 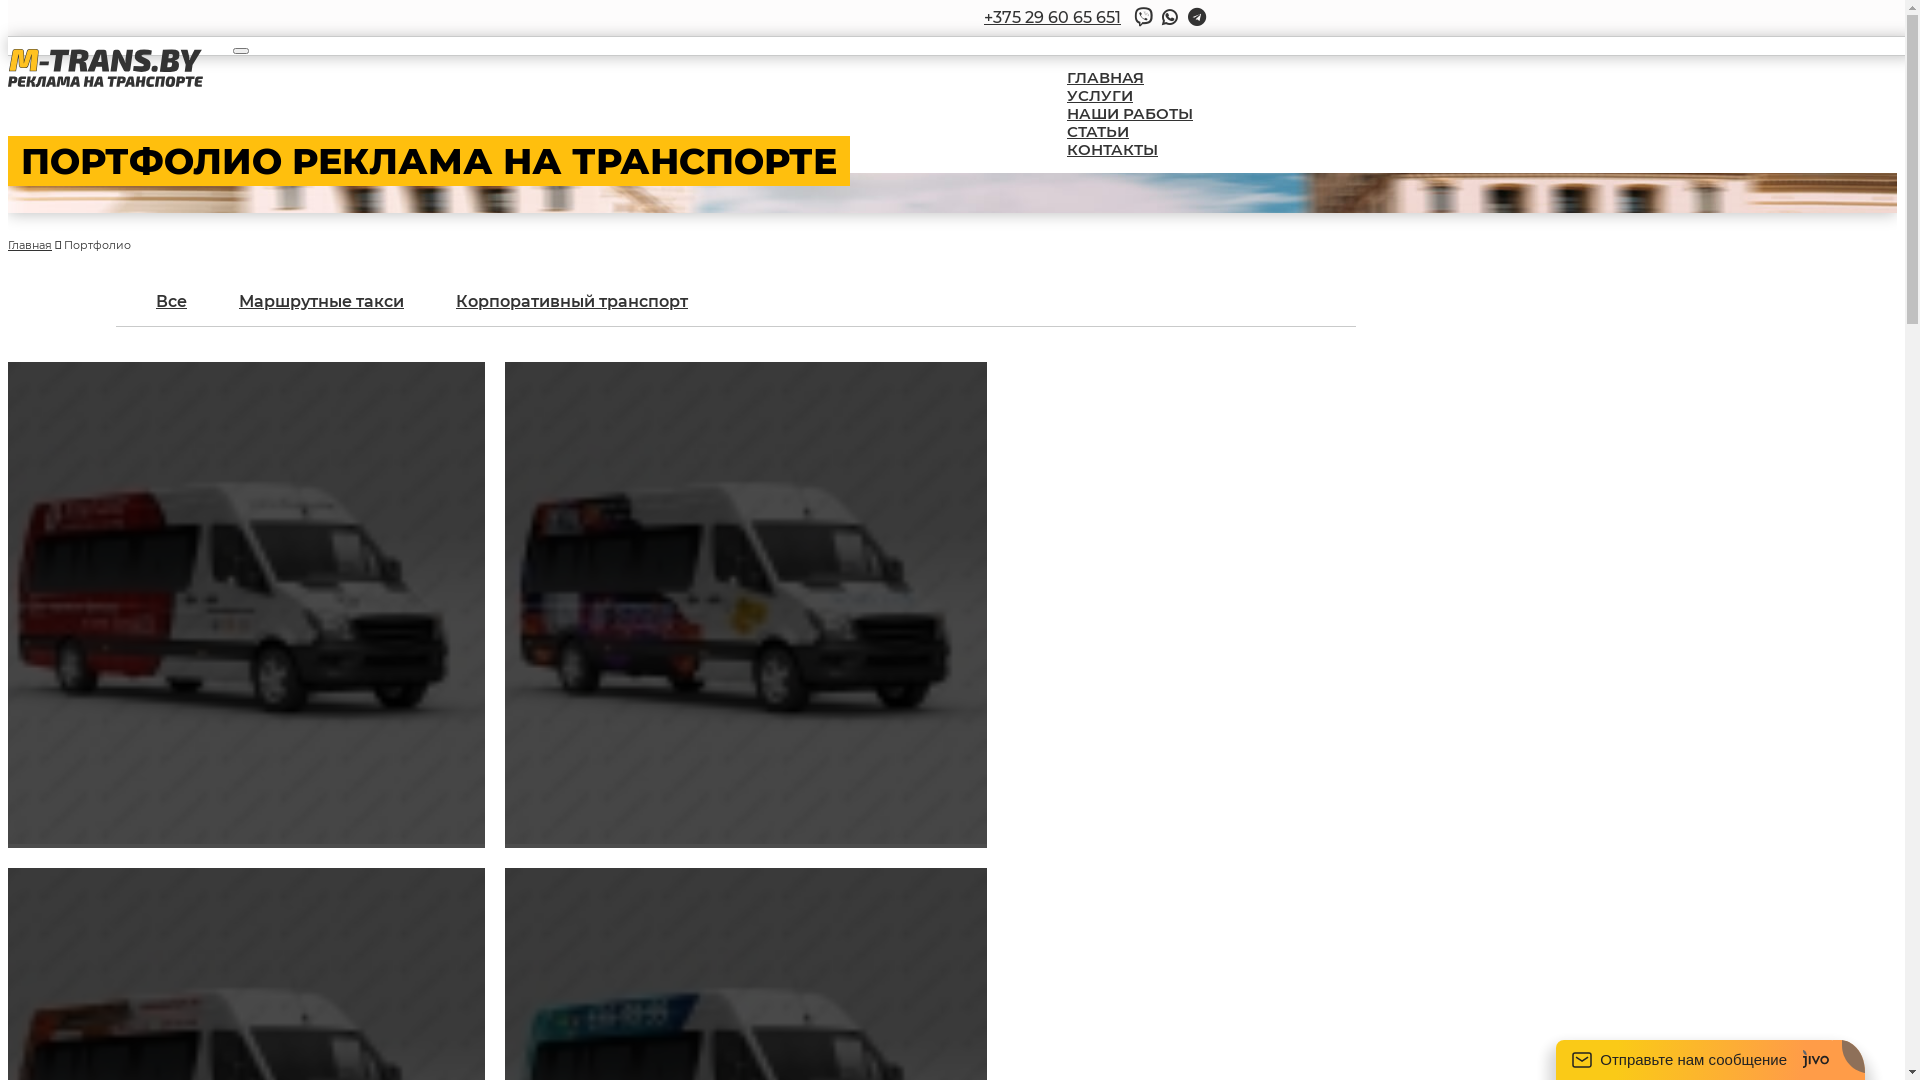 I want to click on '+375 29 60 65 651', so click(x=1051, y=17).